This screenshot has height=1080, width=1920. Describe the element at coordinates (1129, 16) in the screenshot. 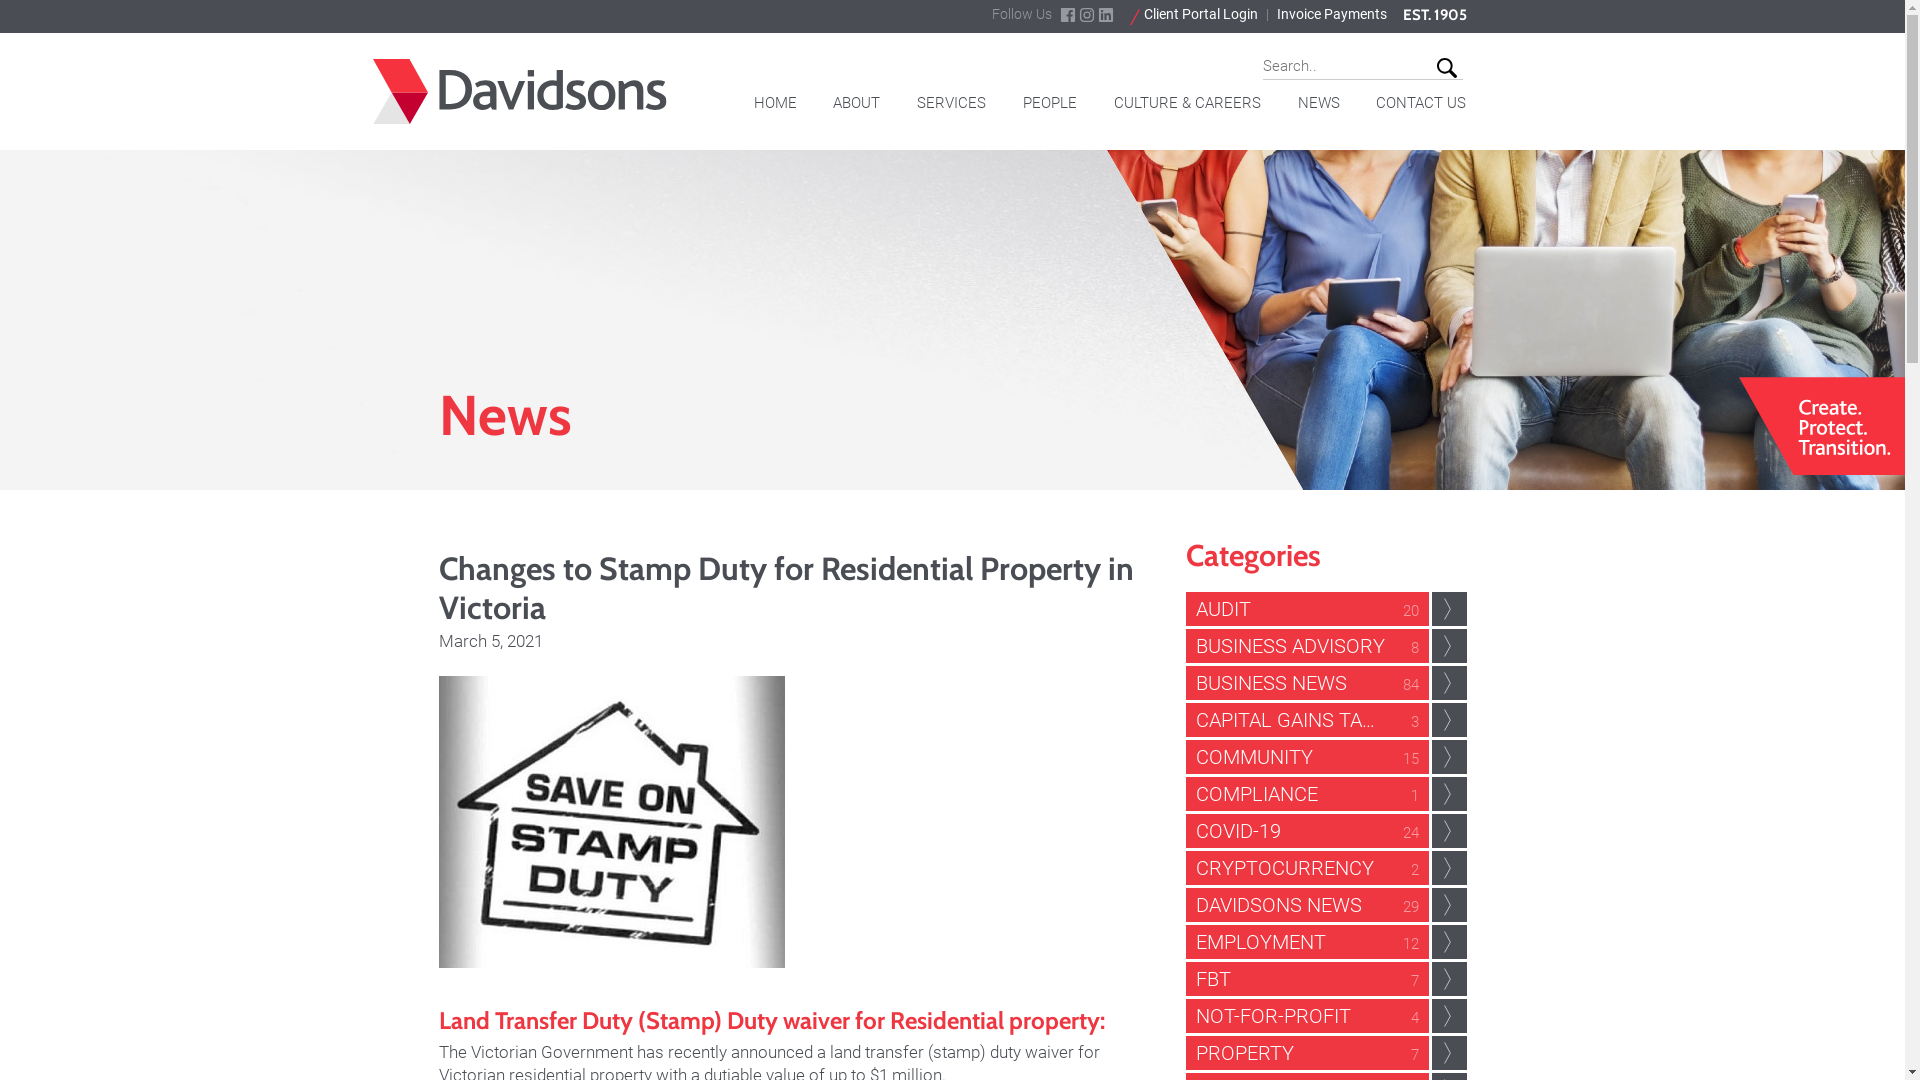

I see `'Client Portal Login'` at that location.